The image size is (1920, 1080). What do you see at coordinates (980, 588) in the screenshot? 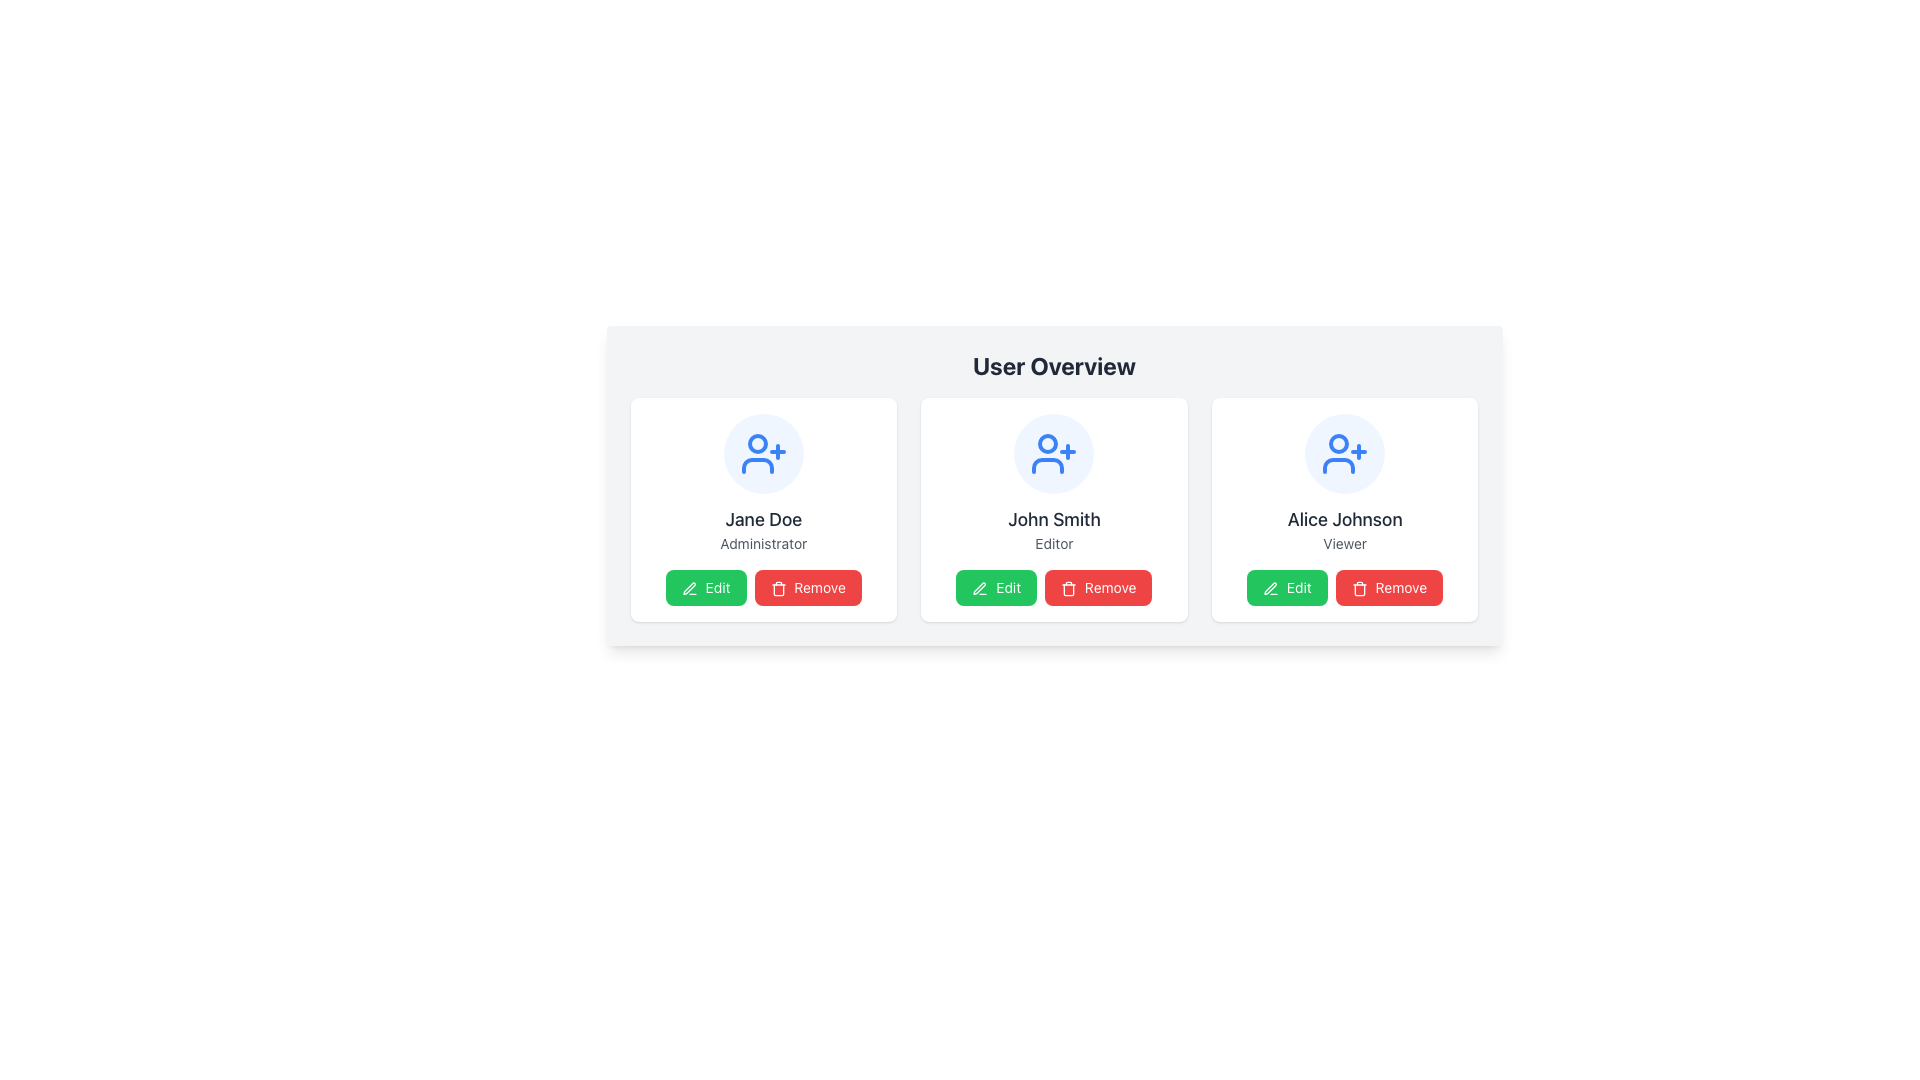
I see `the small green and white pen icon within the 'Edit' button located beneath the 'John Smith' card in the 'User Overview' panel` at bounding box center [980, 588].